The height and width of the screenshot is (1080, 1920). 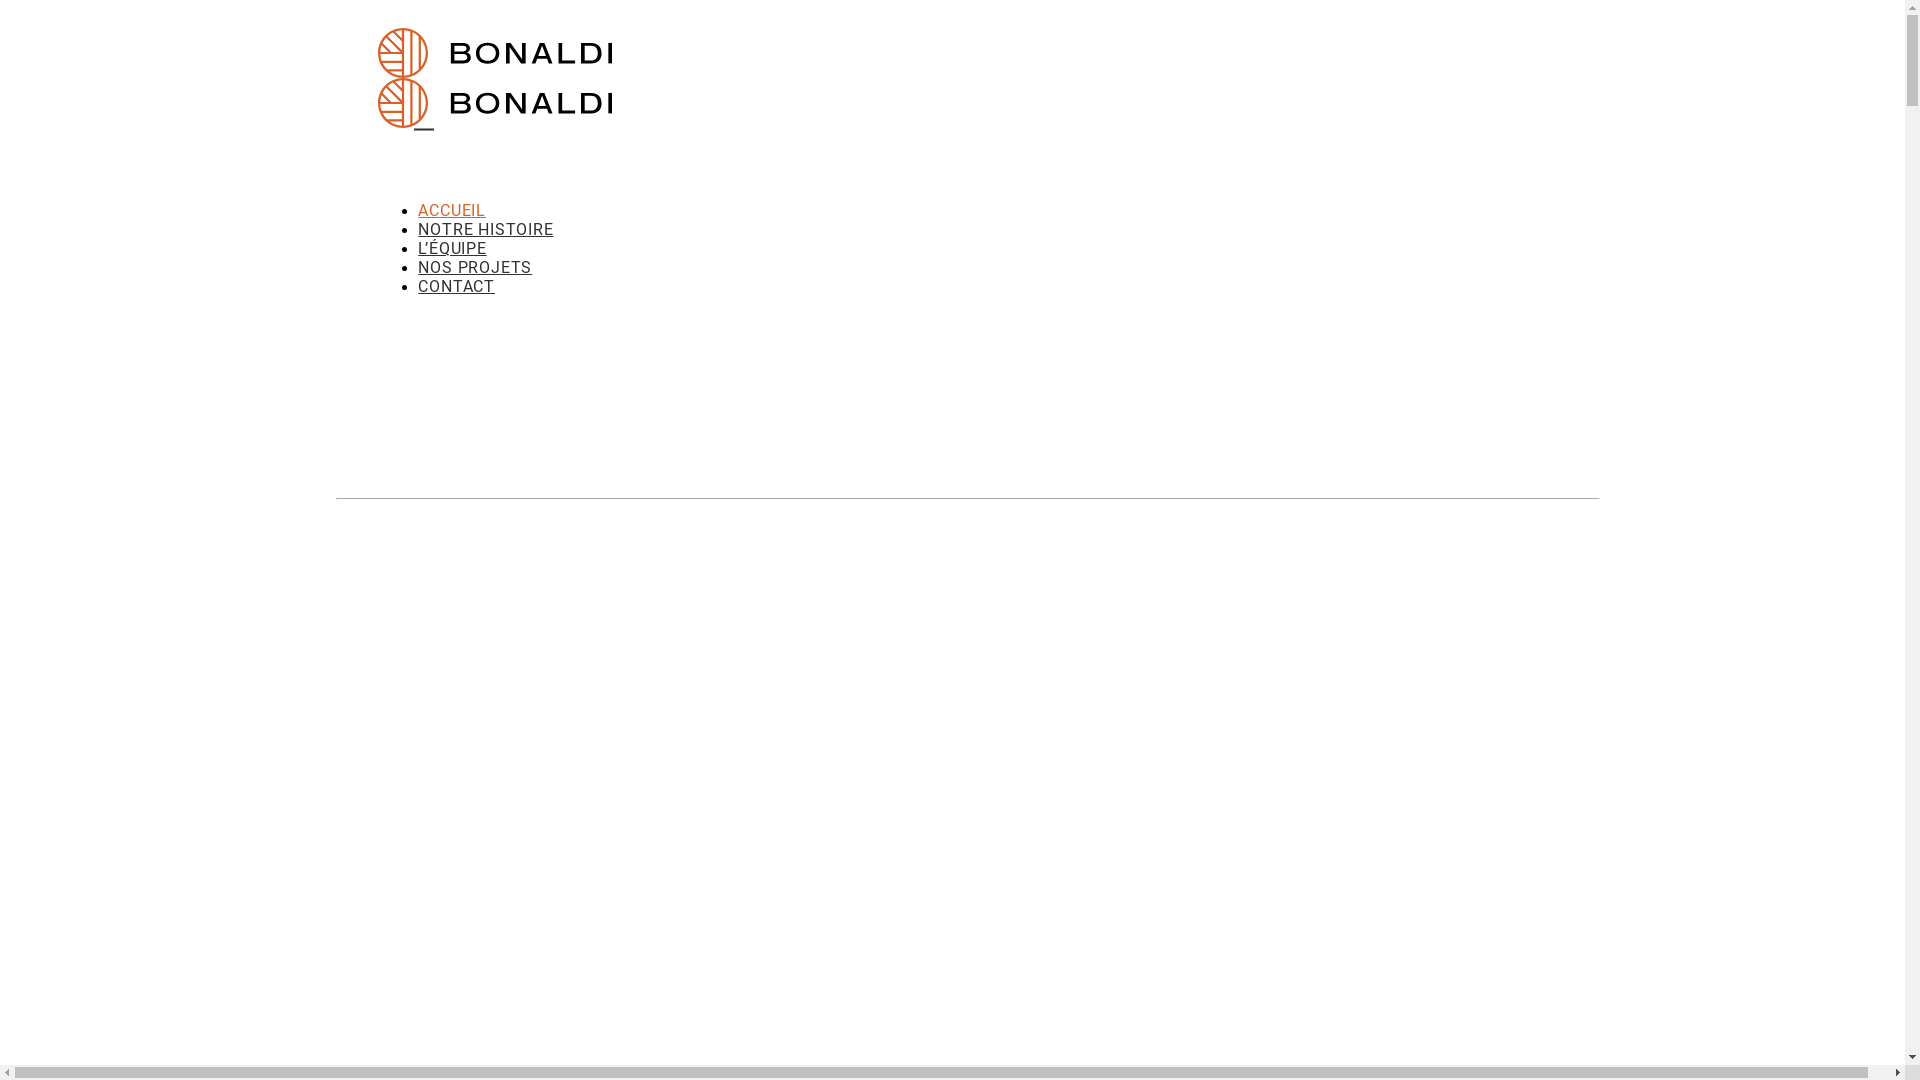 I want to click on 'NOS PROJETS', so click(x=474, y=266).